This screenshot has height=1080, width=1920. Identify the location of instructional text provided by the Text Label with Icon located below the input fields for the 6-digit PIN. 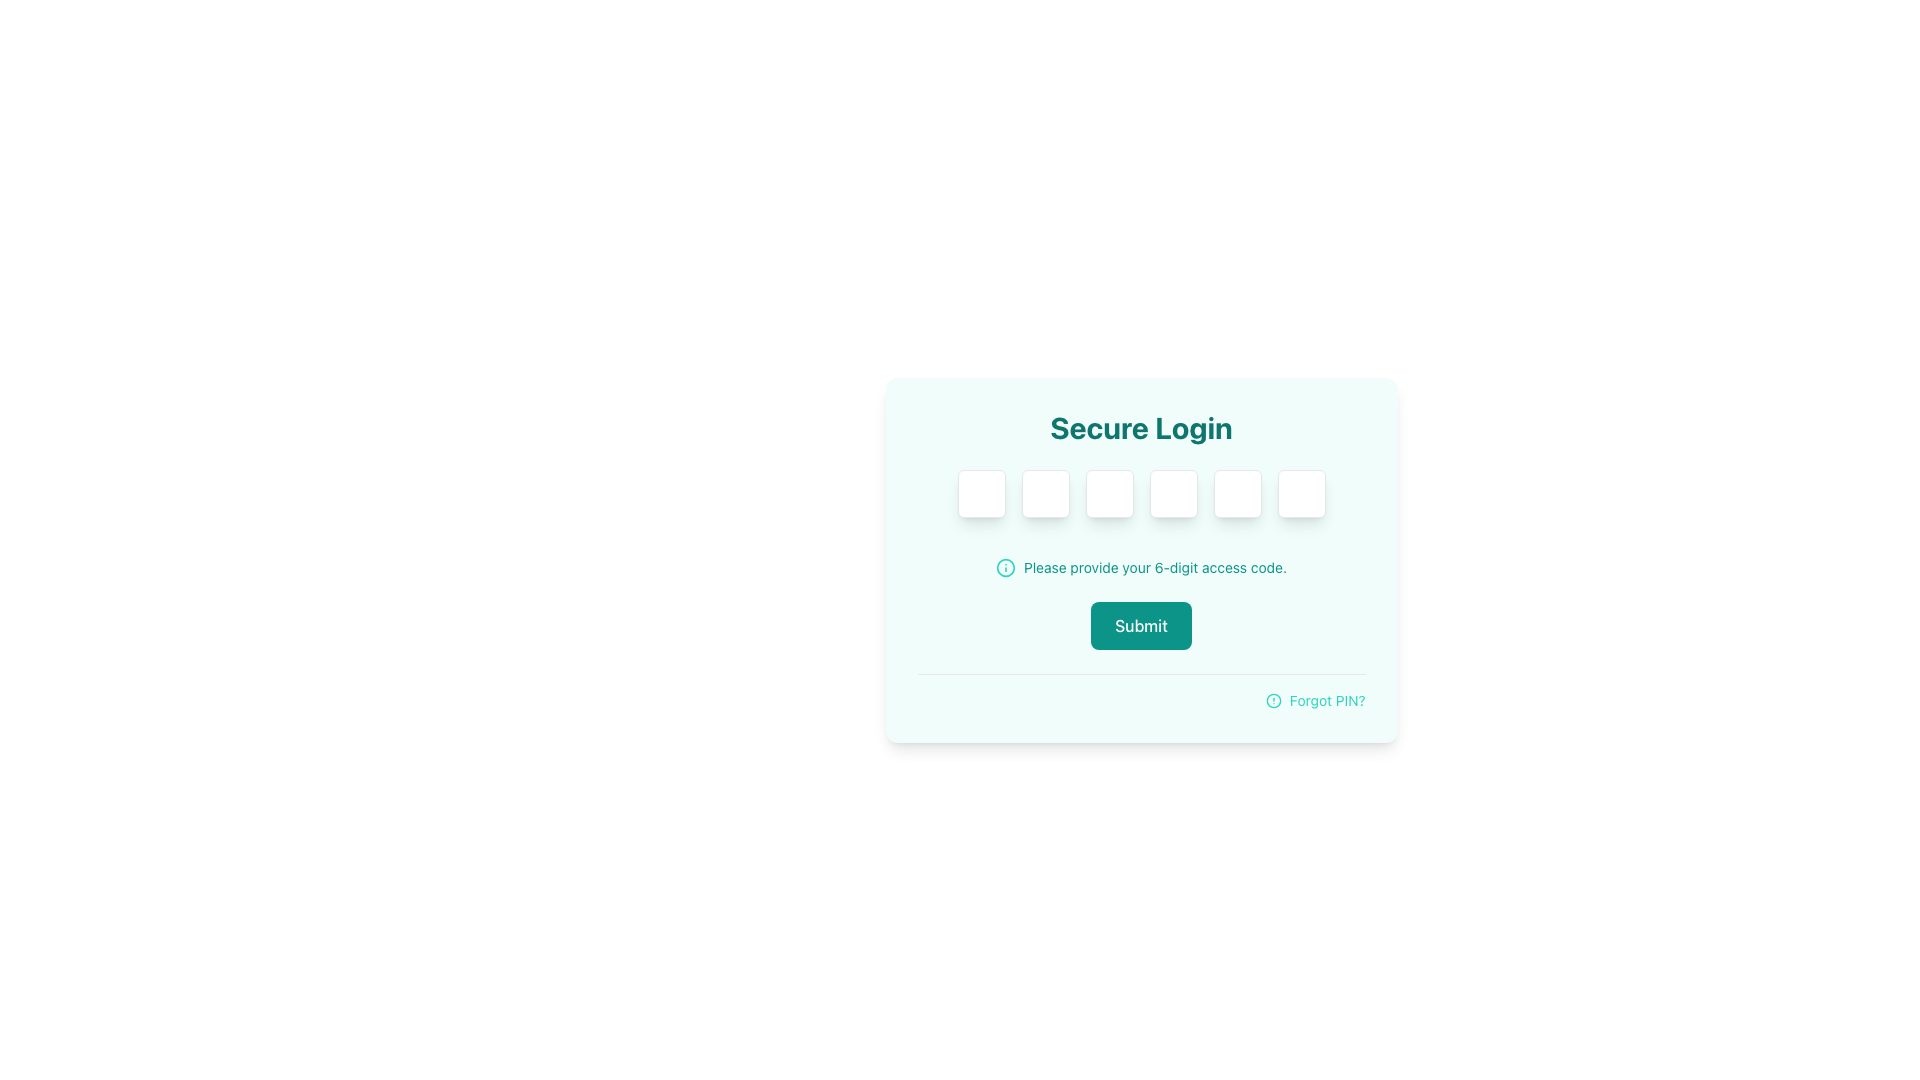
(1141, 567).